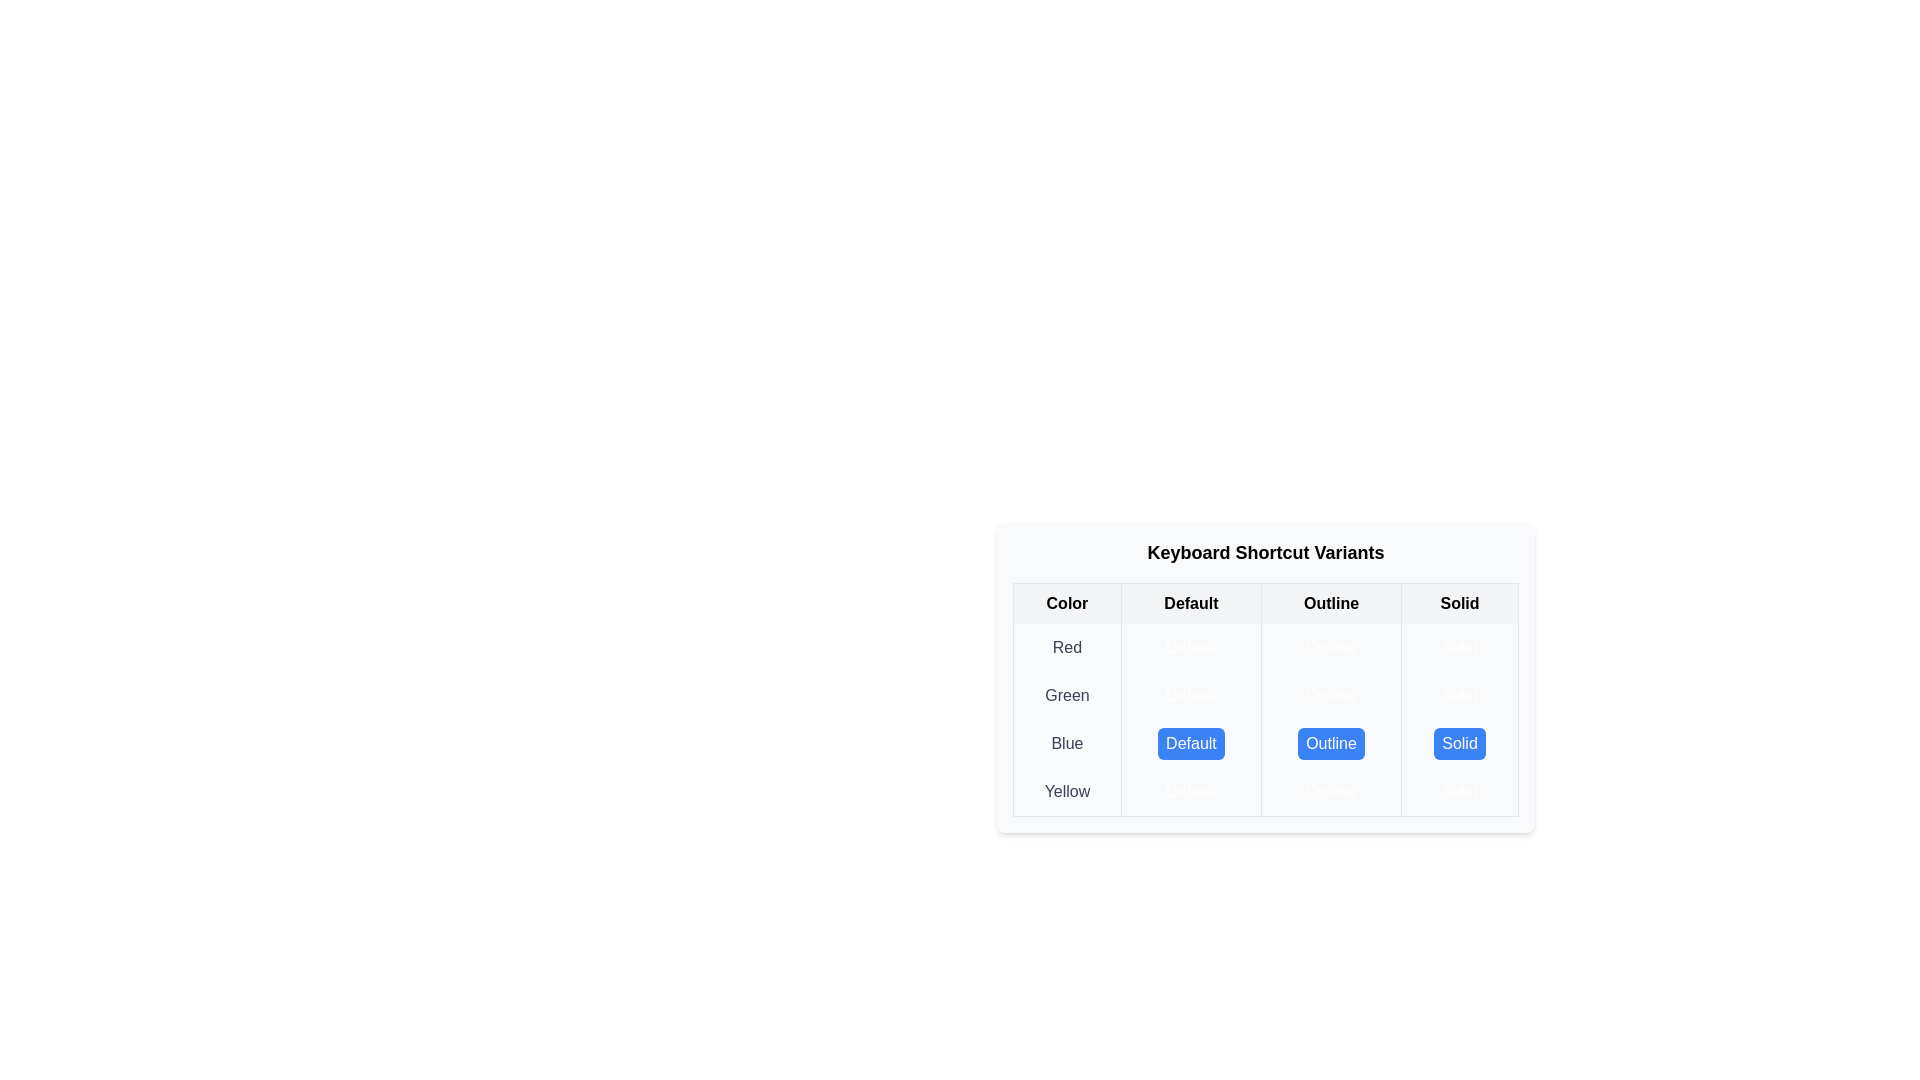  Describe the element at coordinates (1191, 648) in the screenshot. I see `the 'Default' button in the second column of the 'Keyboard Shortcut Variants' table, which has a red background and white text` at that location.